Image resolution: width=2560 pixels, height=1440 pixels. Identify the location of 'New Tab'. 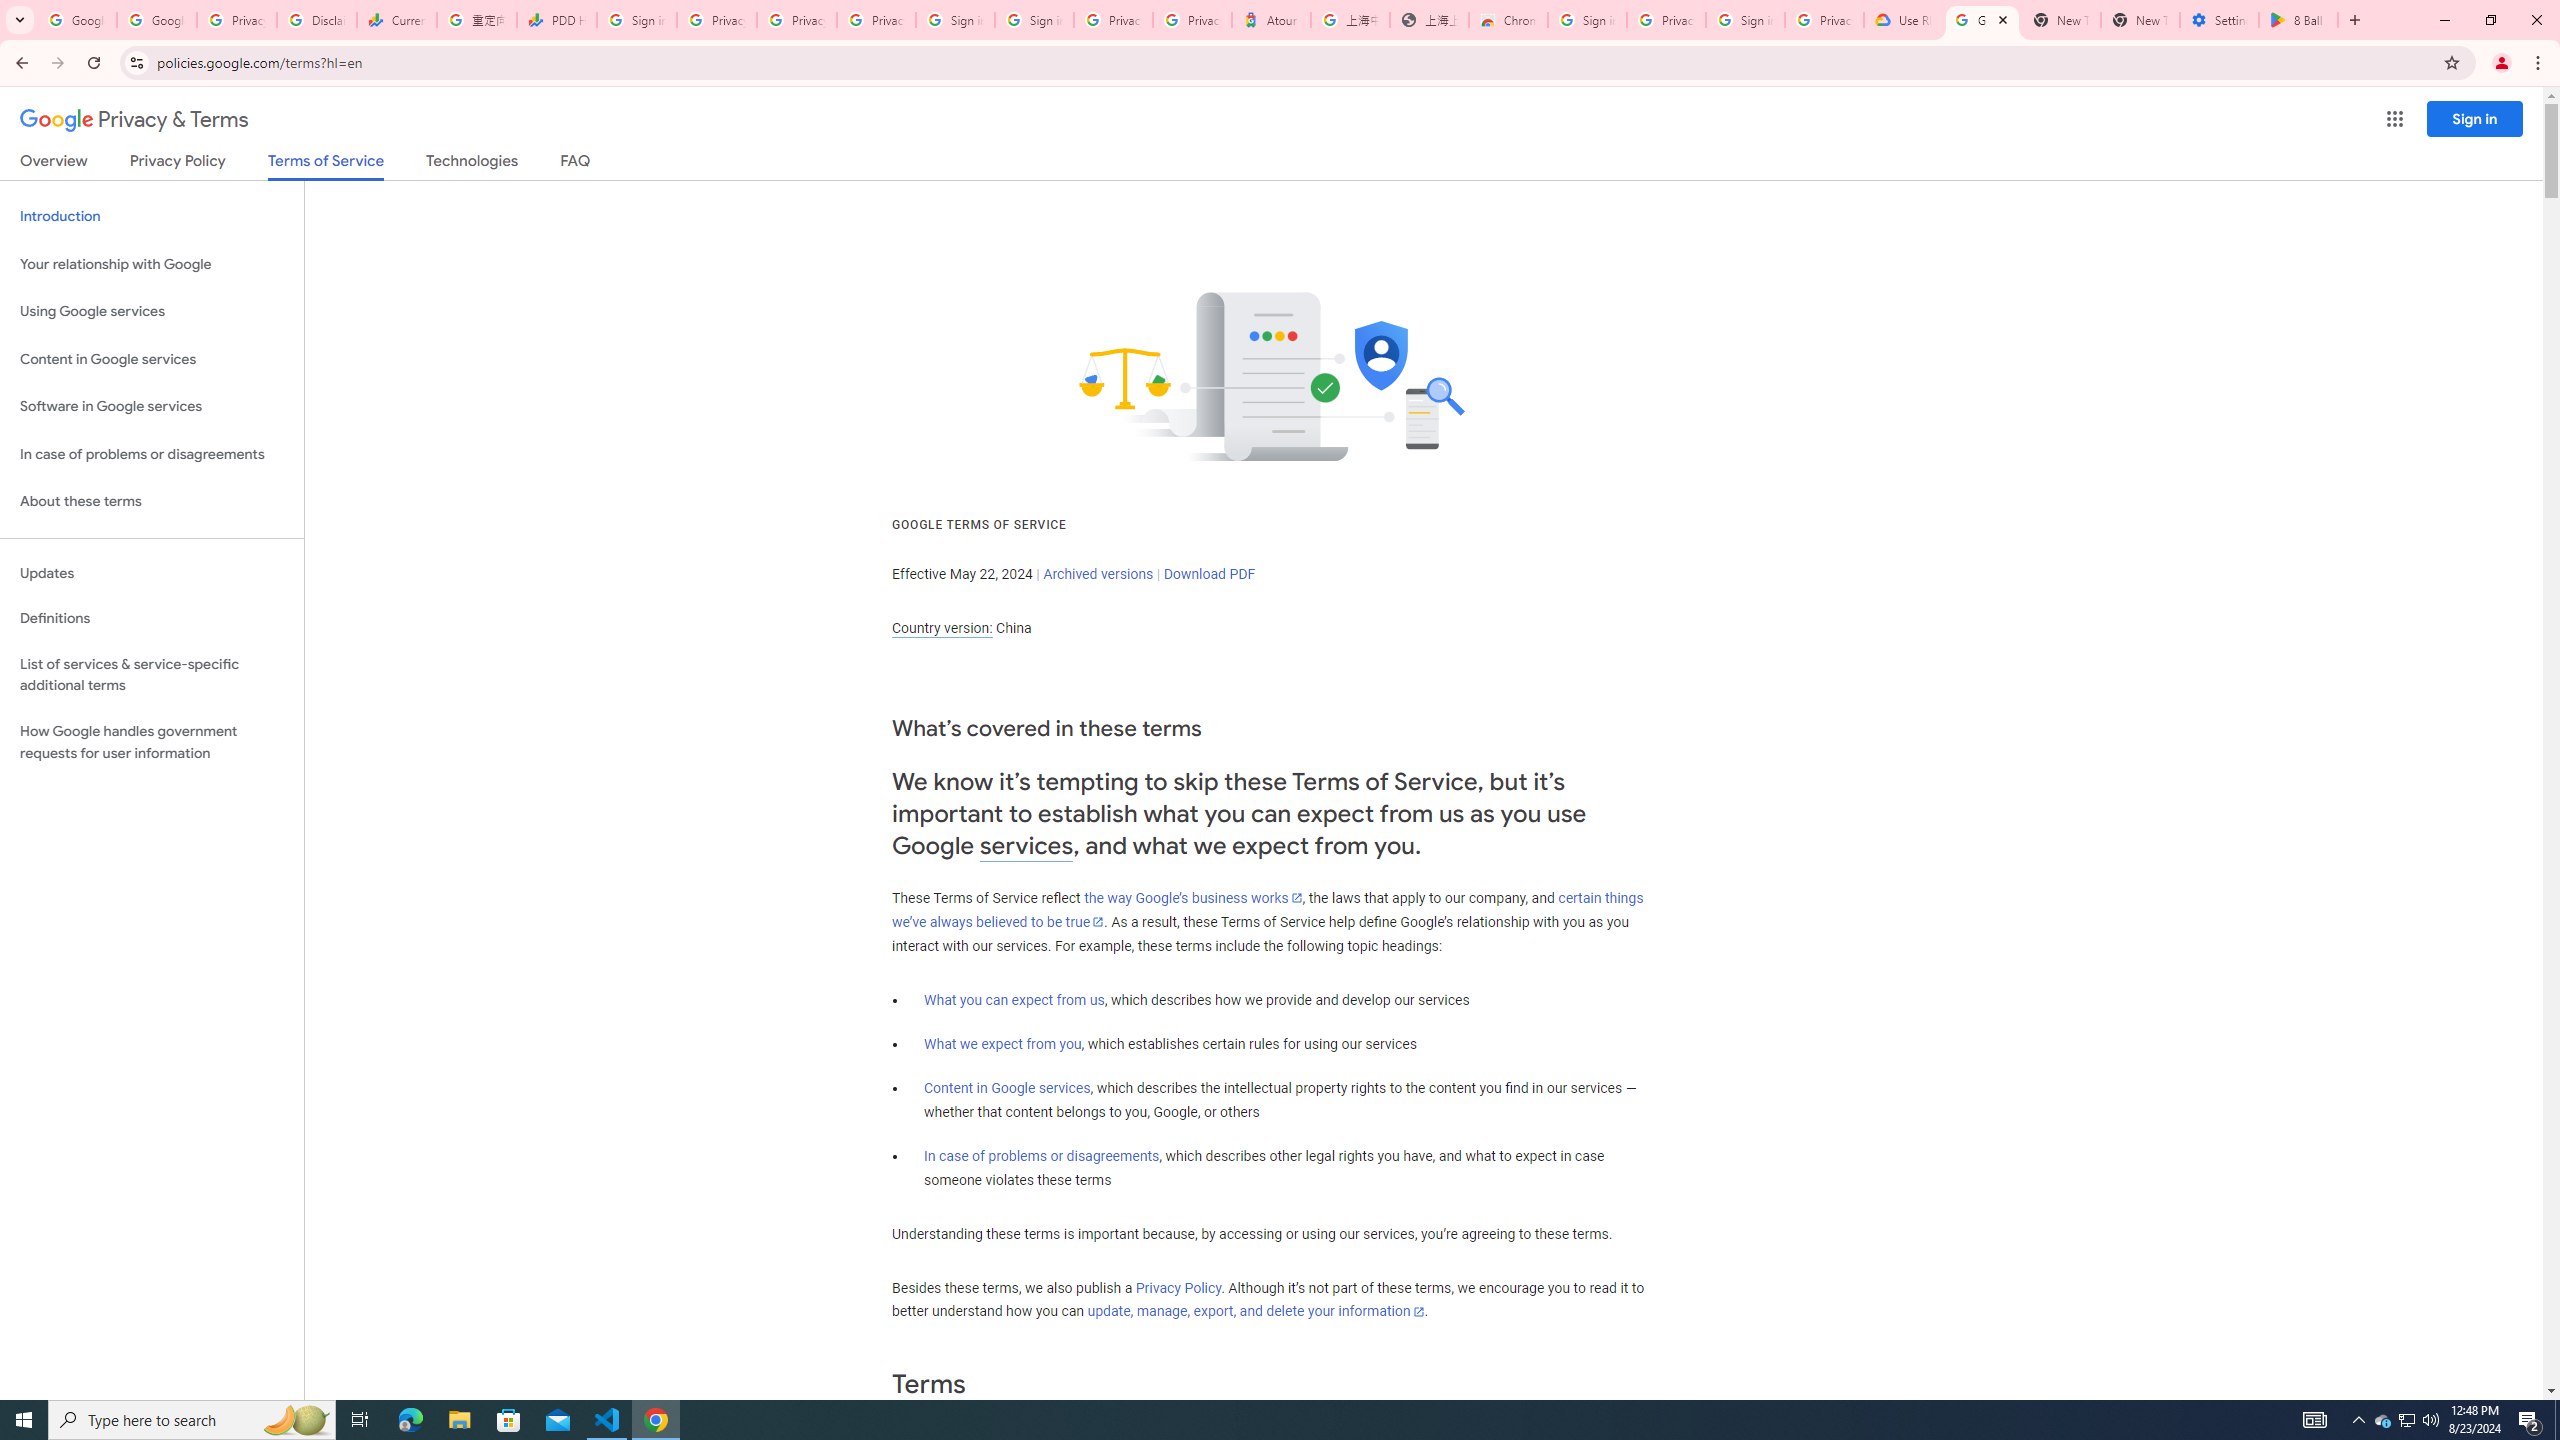
(2140, 19).